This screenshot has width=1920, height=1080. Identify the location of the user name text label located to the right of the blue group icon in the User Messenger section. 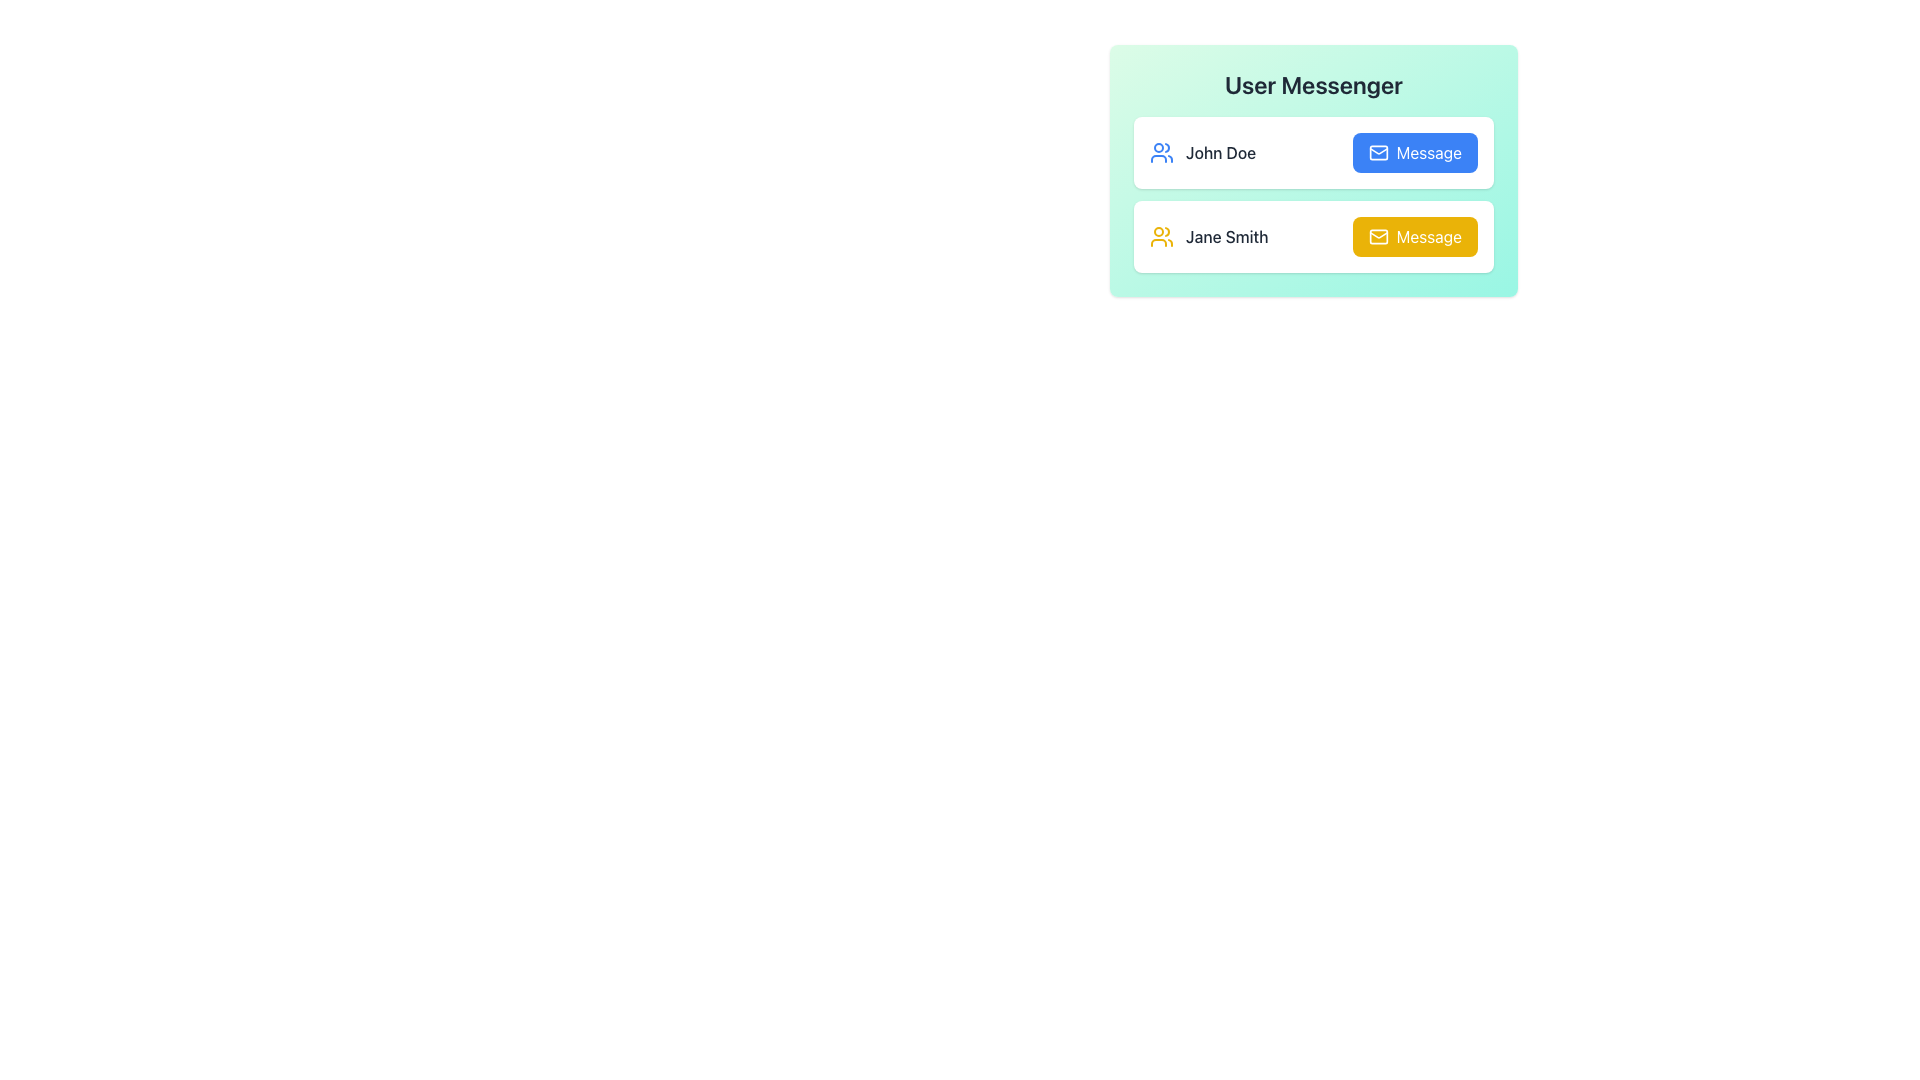
(1220, 152).